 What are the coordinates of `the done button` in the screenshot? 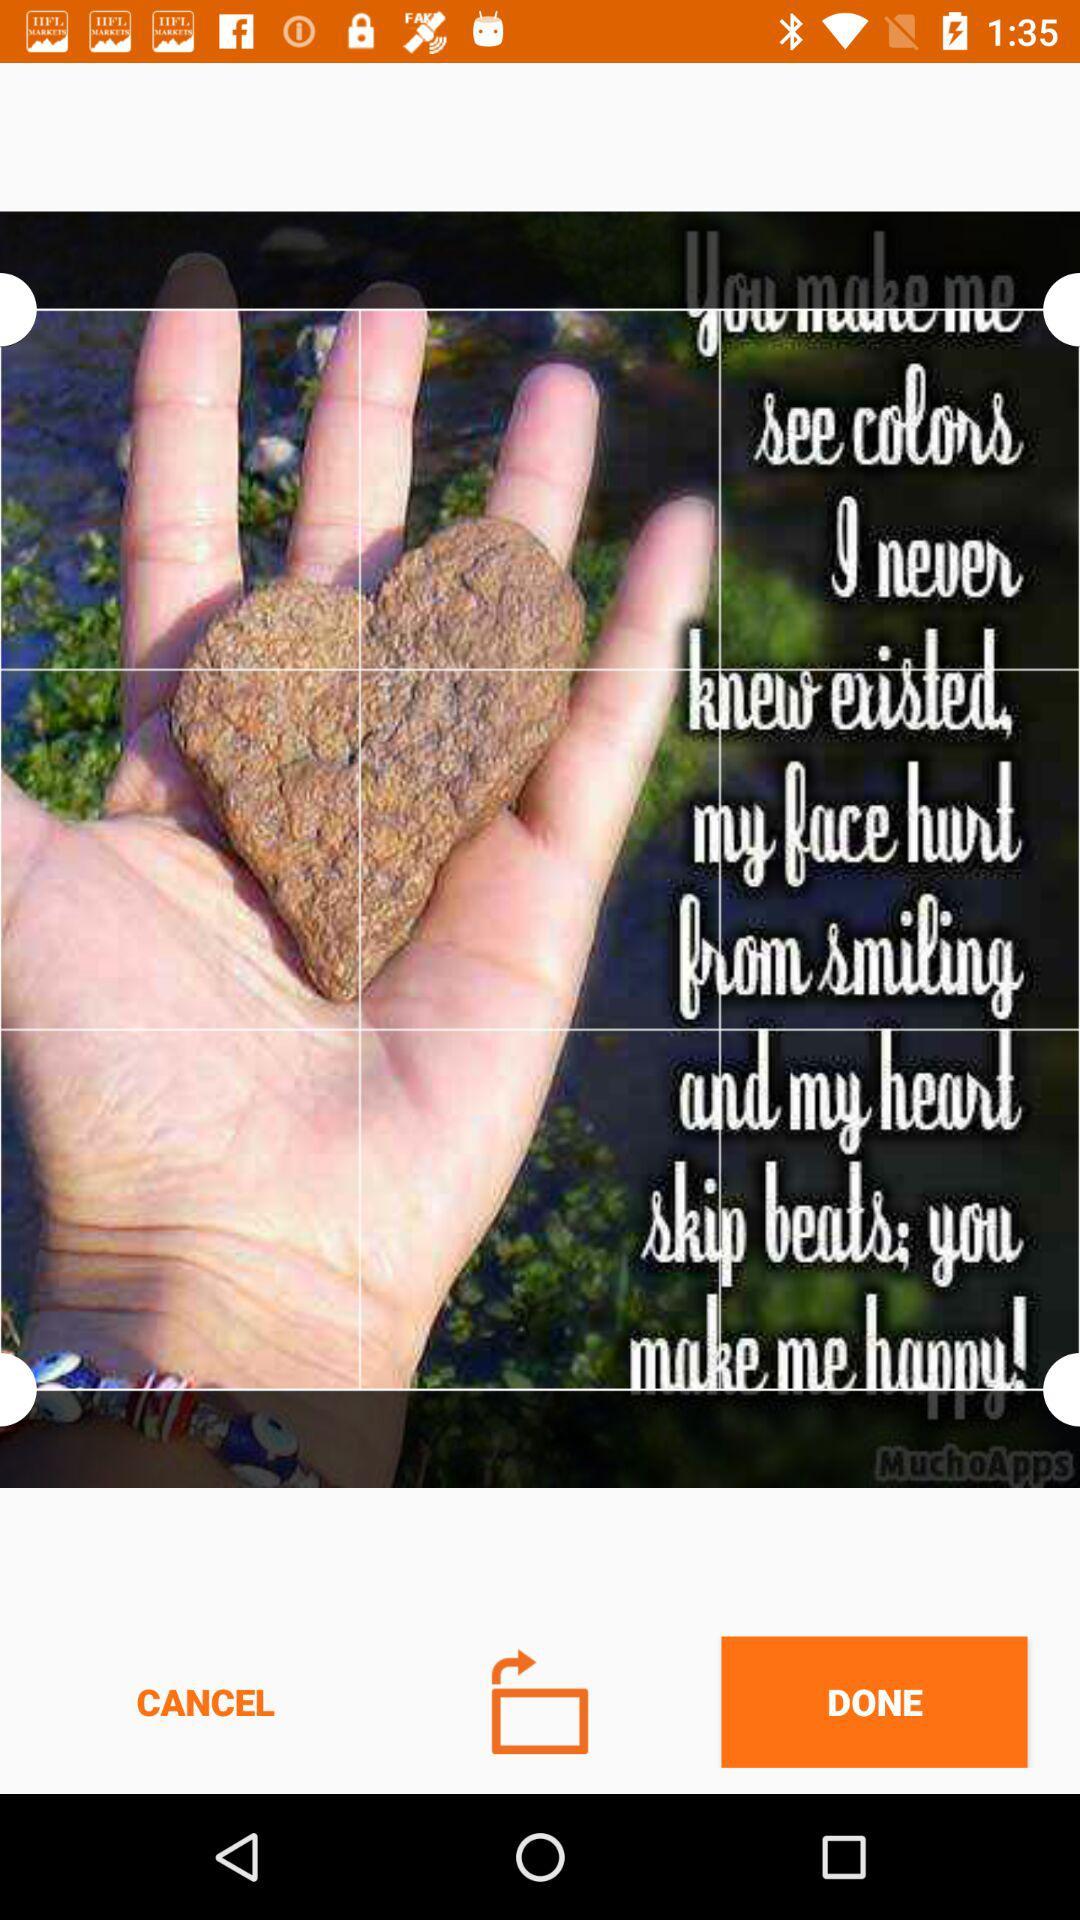 It's located at (873, 1701).